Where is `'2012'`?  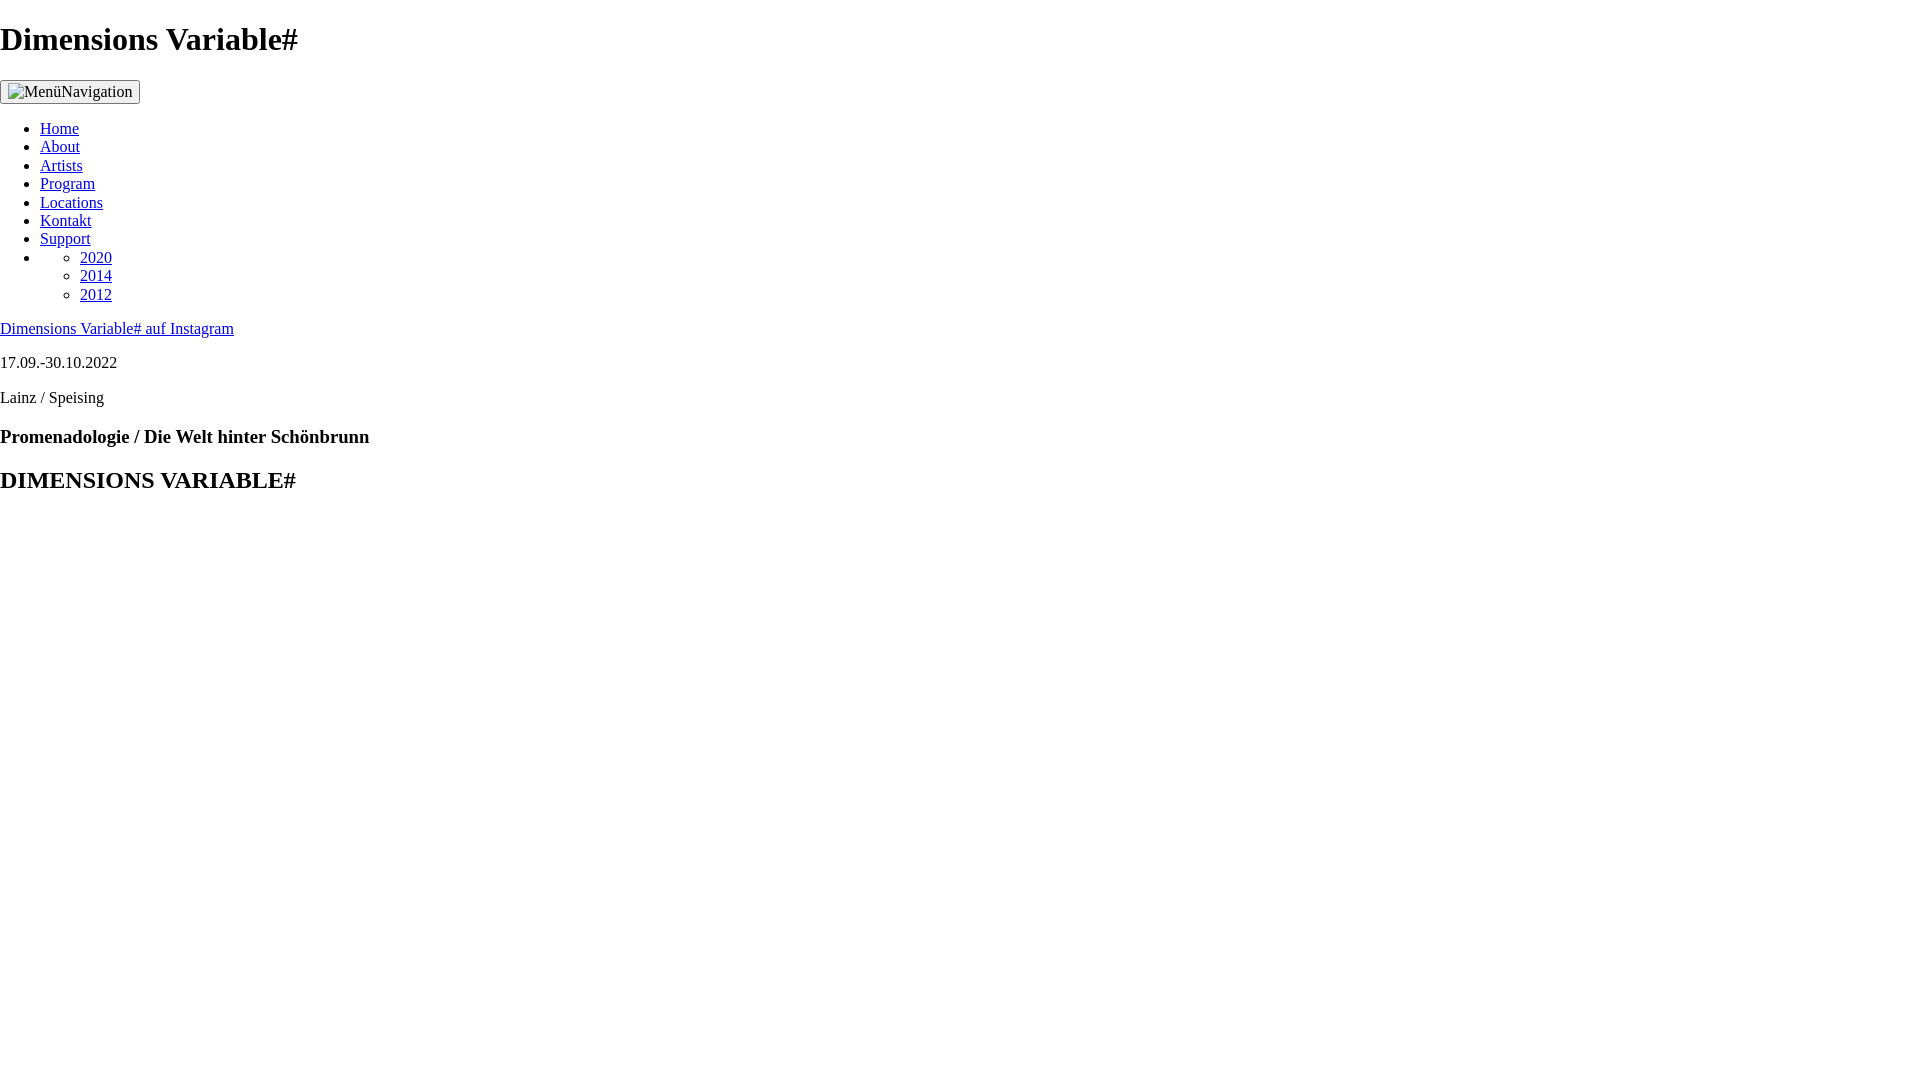
'2012' is located at coordinates (80, 294).